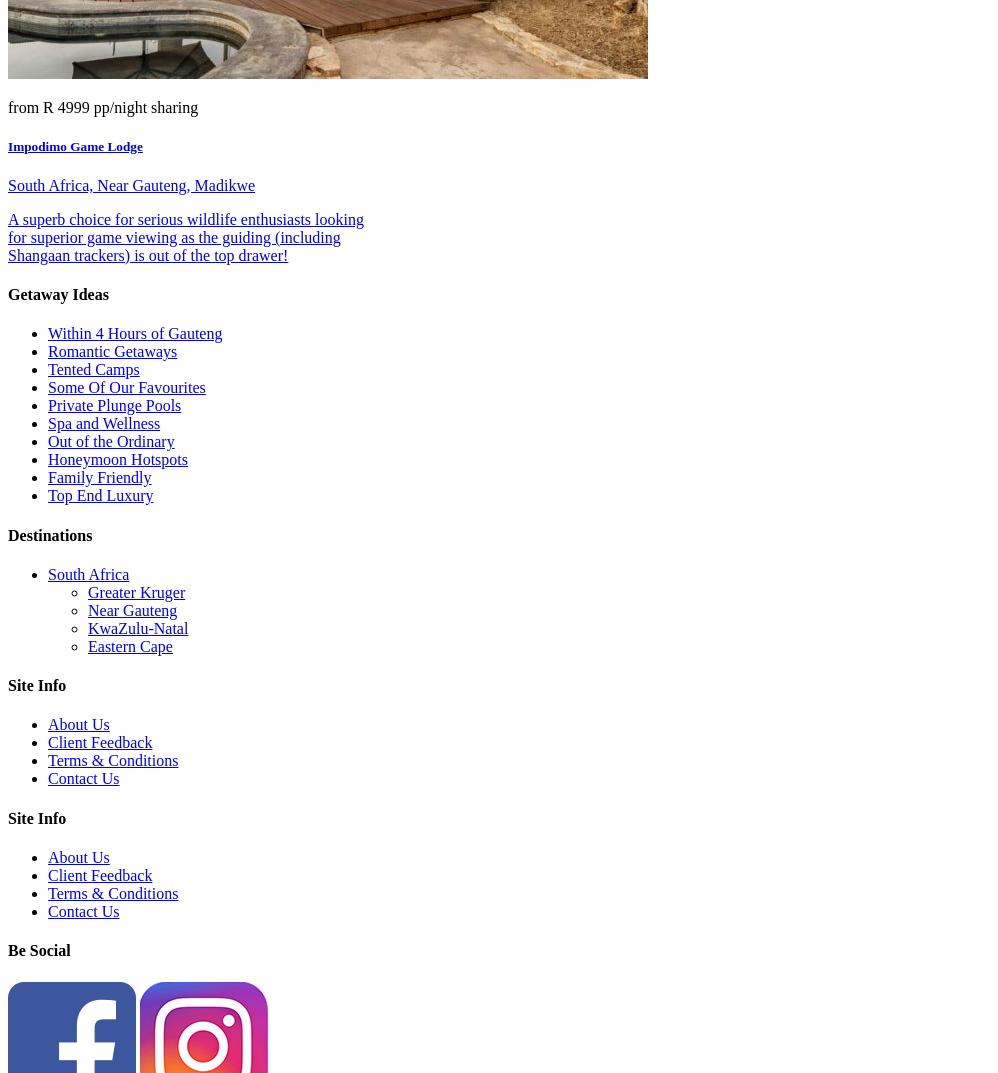  I want to click on 'Family Friendly', so click(98, 476).